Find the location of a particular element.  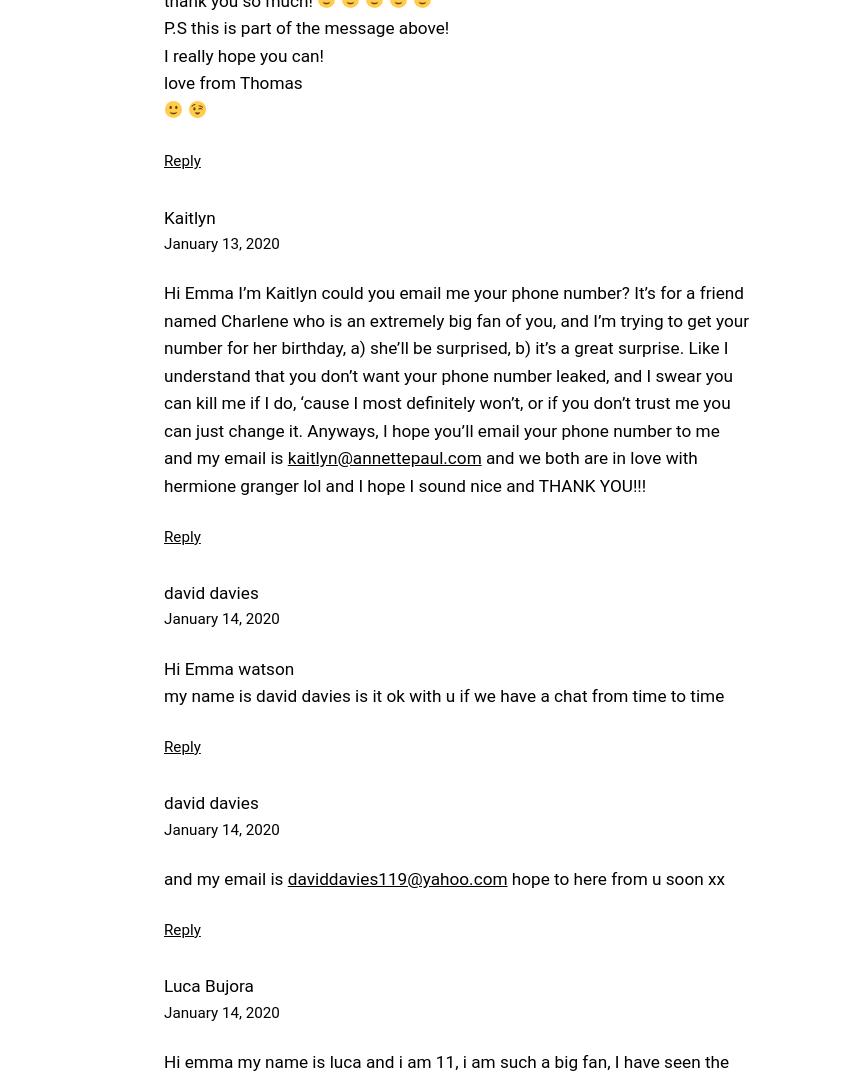

'and we both are in love with hermione granger lol and I hope I sound nice and THANK YOU!!!' is located at coordinates (163, 470).